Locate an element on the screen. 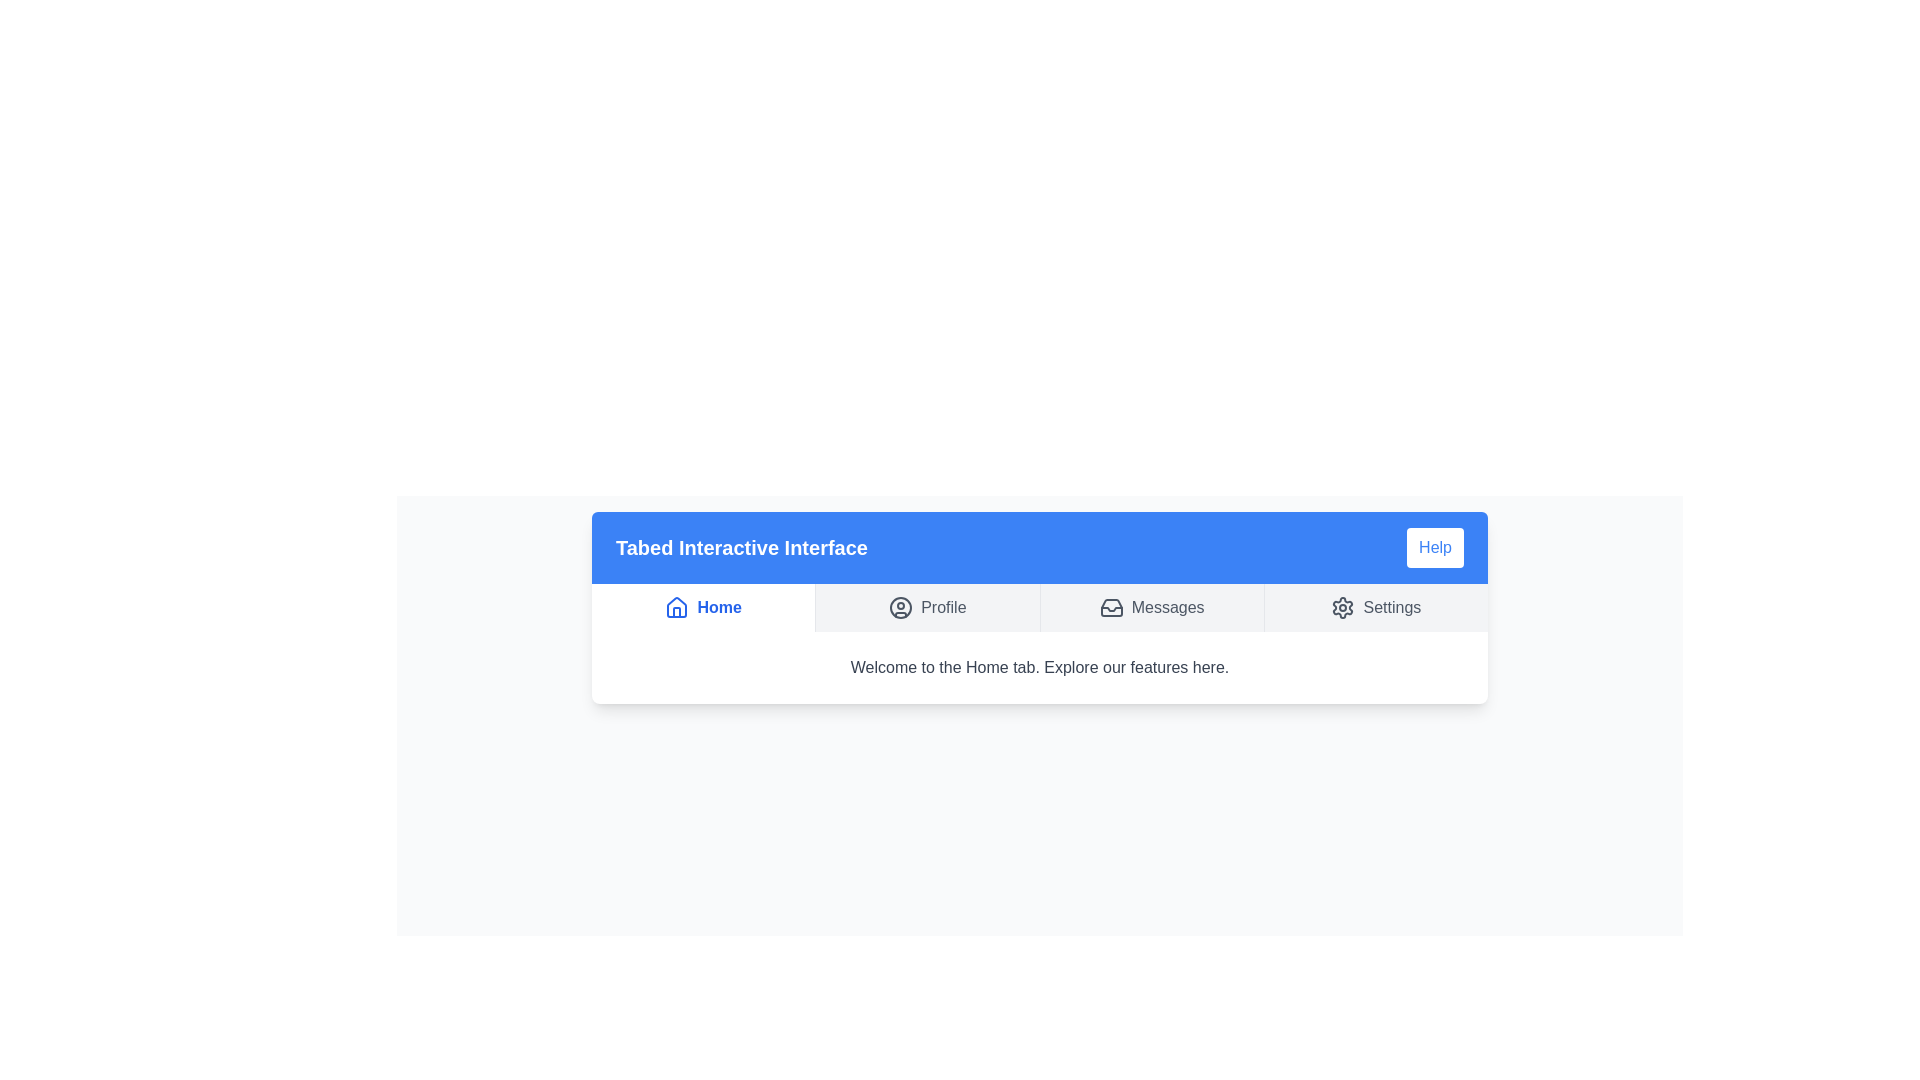 The image size is (1920, 1080). the 'Home' icon located on the left side of the navigation bar, which serves as a link to the main page is located at coordinates (677, 607).